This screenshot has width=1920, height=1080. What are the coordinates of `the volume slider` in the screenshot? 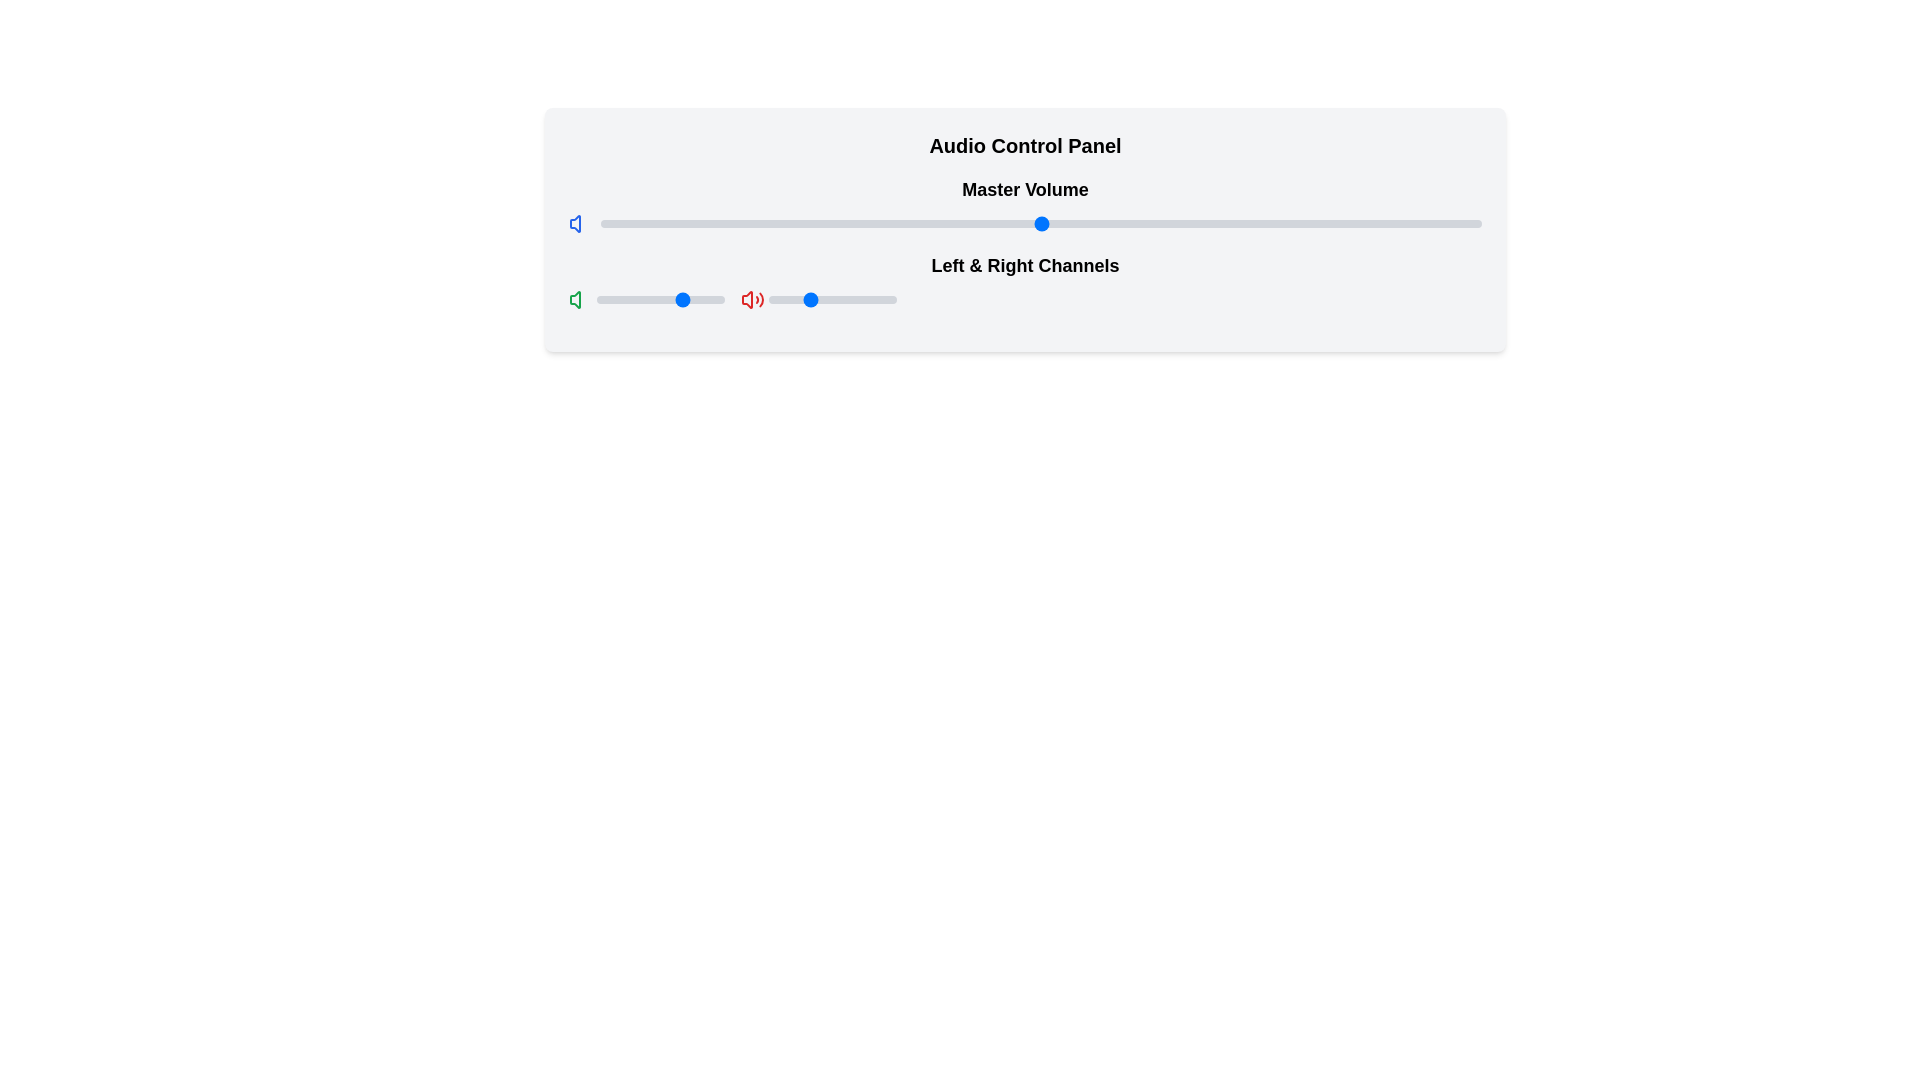 It's located at (1384, 219).